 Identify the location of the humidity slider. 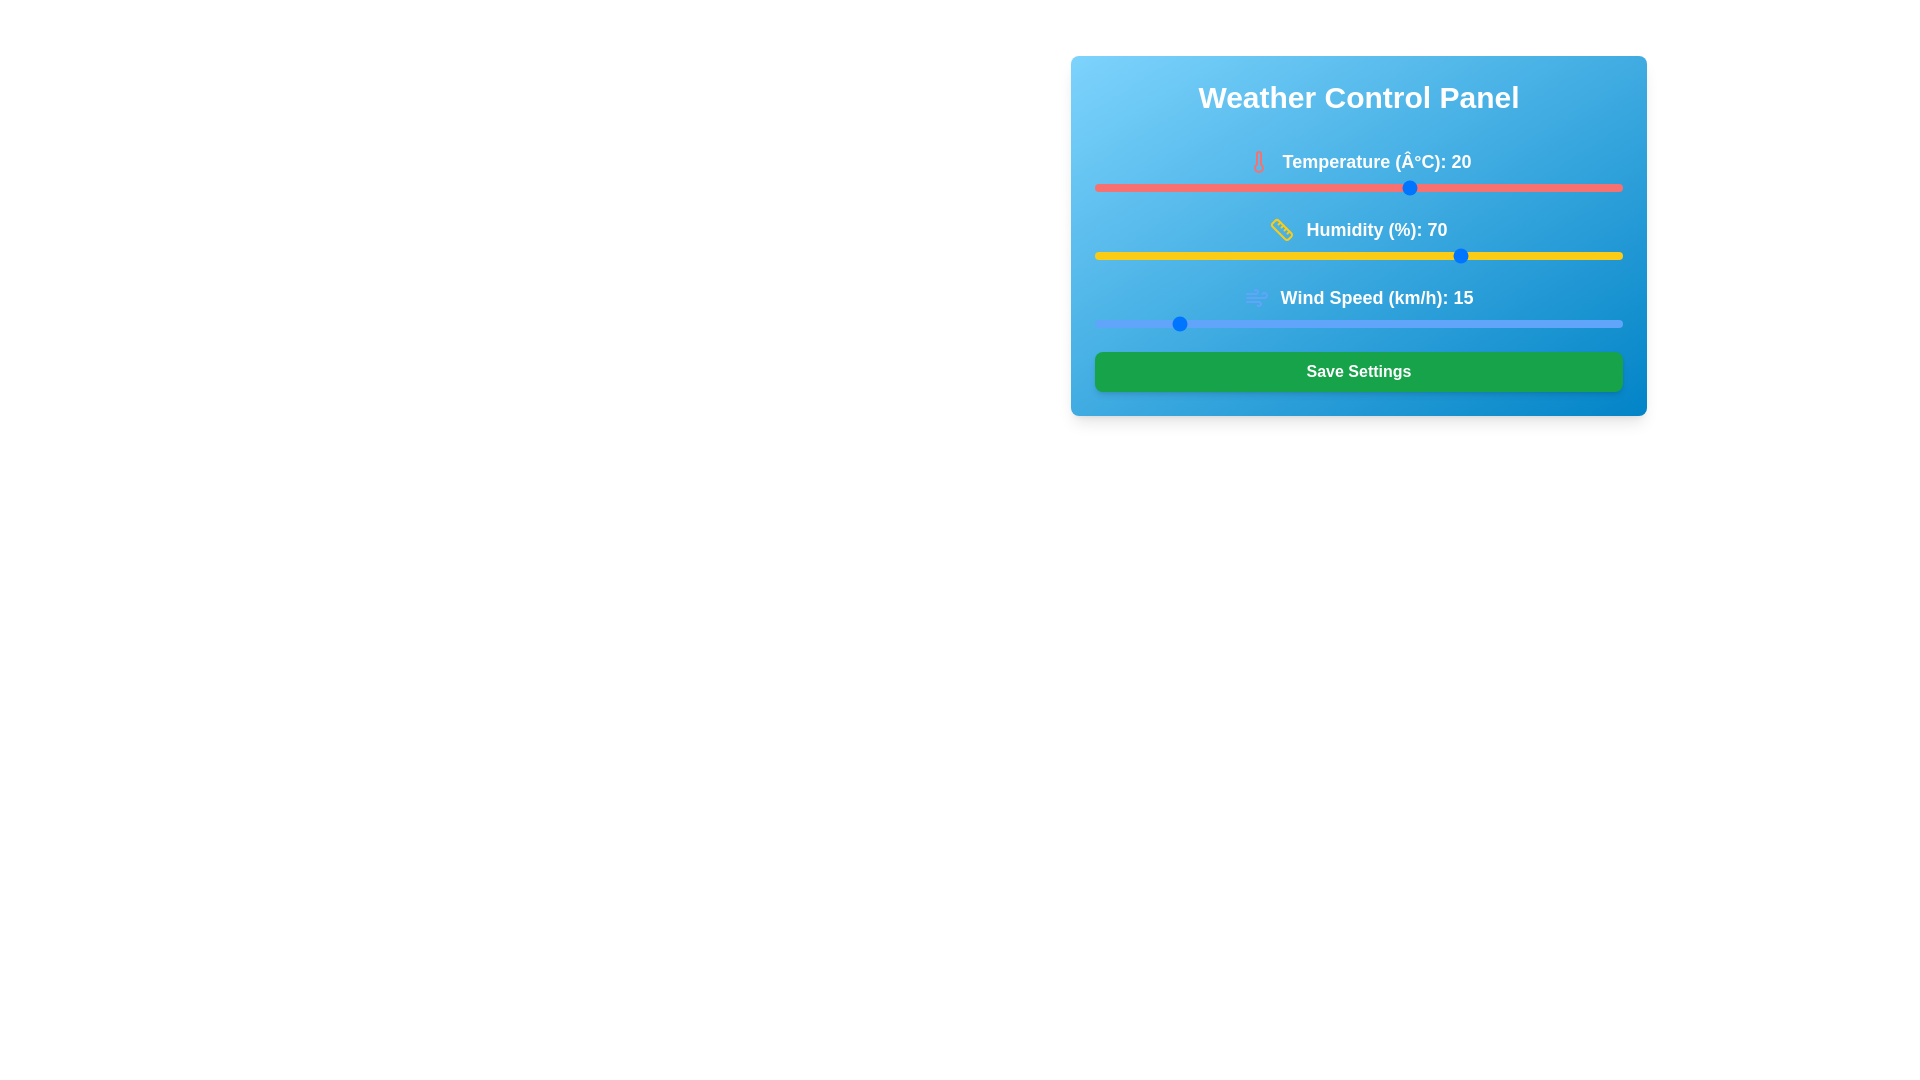
(1327, 254).